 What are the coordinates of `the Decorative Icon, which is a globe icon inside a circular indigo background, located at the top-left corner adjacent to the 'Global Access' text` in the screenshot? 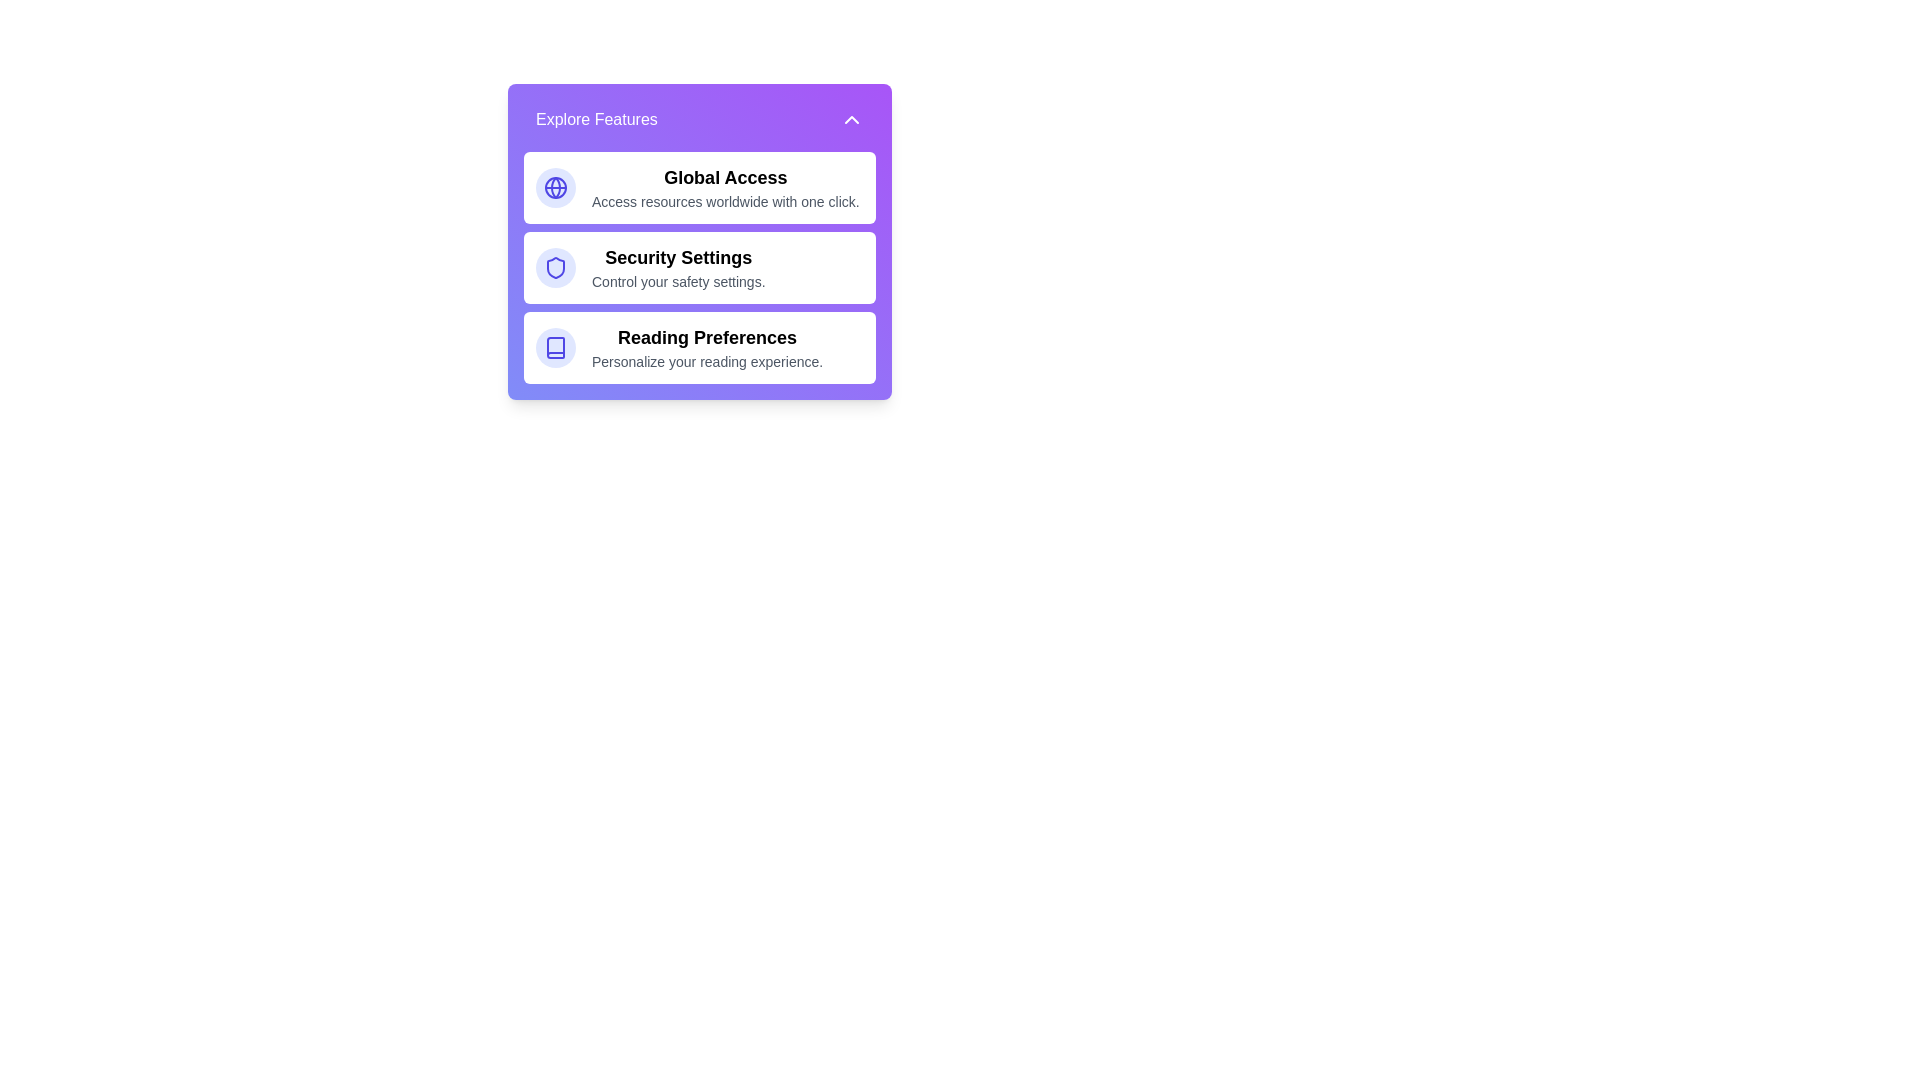 It's located at (556, 188).